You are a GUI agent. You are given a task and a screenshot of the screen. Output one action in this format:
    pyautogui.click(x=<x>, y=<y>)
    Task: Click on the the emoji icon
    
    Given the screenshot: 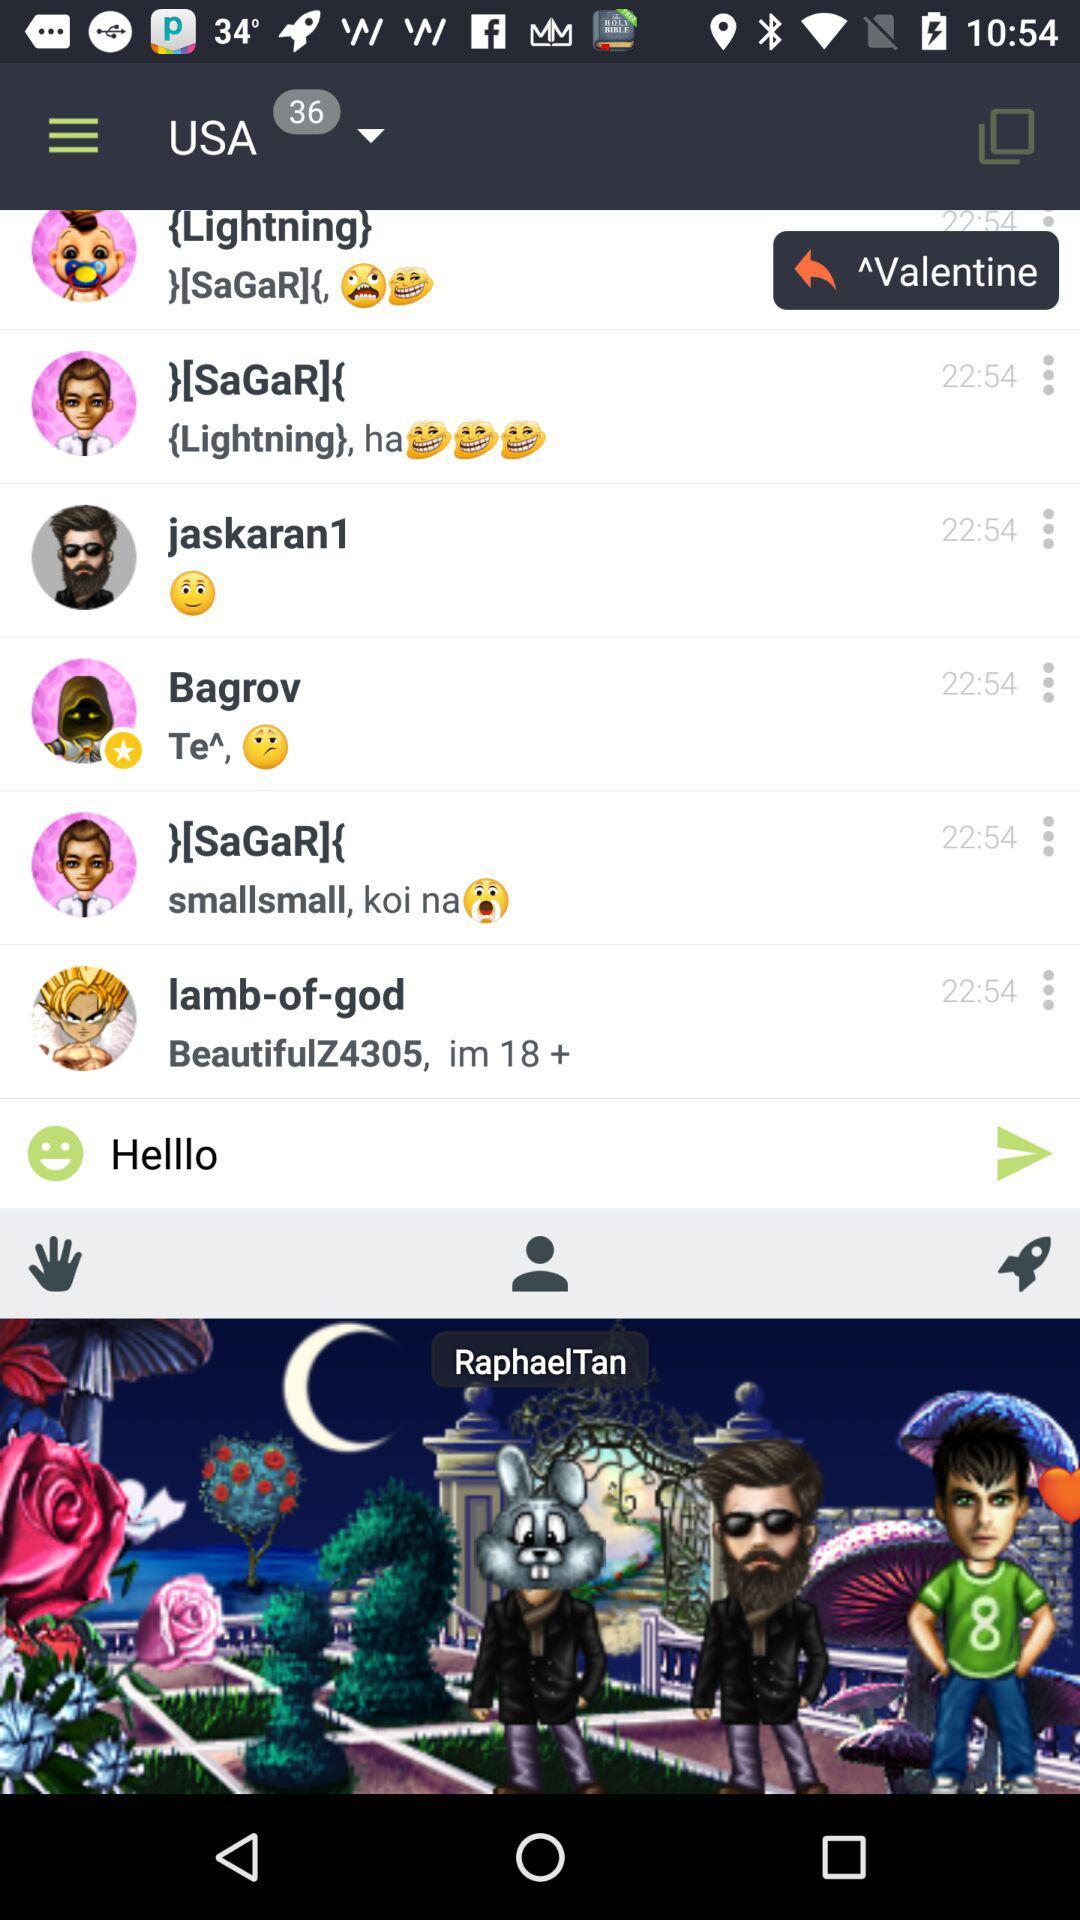 What is the action you would take?
    pyautogui.click(x=54, y=1153)
    